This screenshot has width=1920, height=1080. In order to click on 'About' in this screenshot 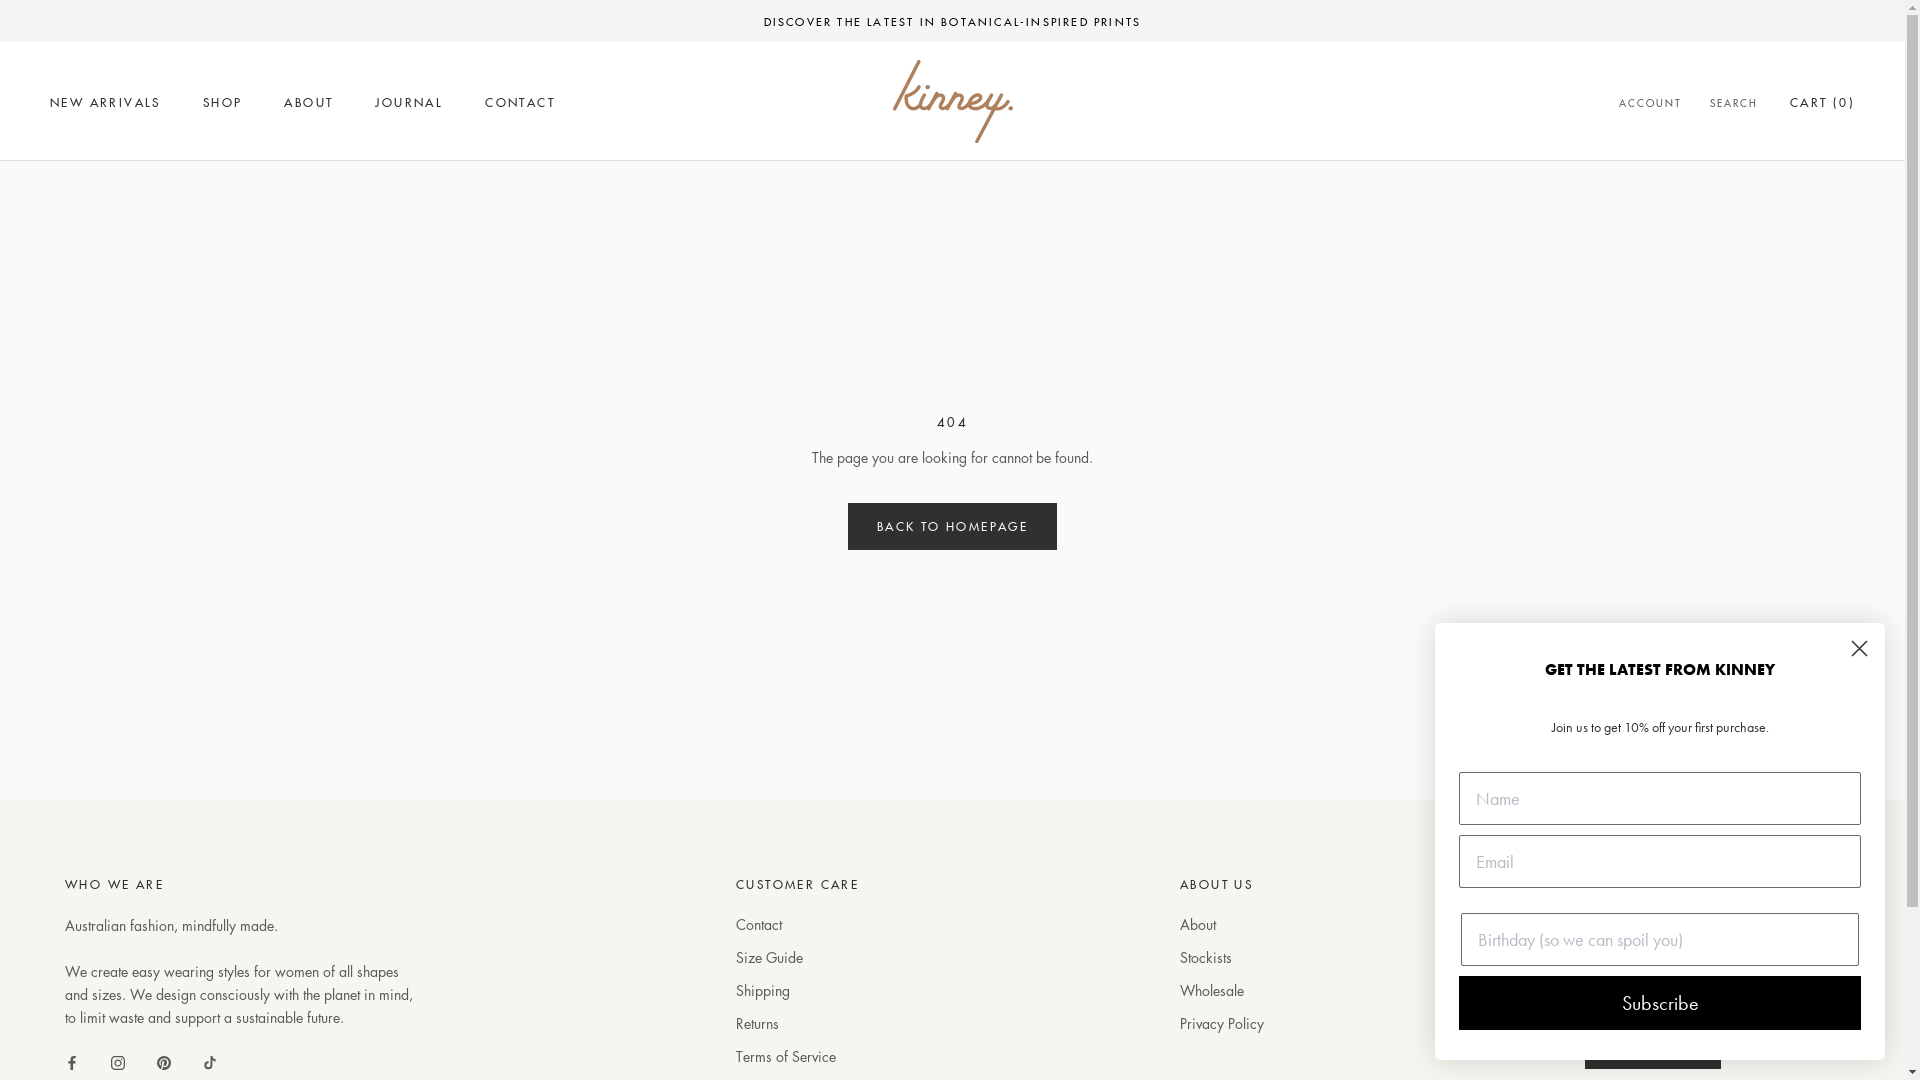, I will do `click(1221, 924)`.